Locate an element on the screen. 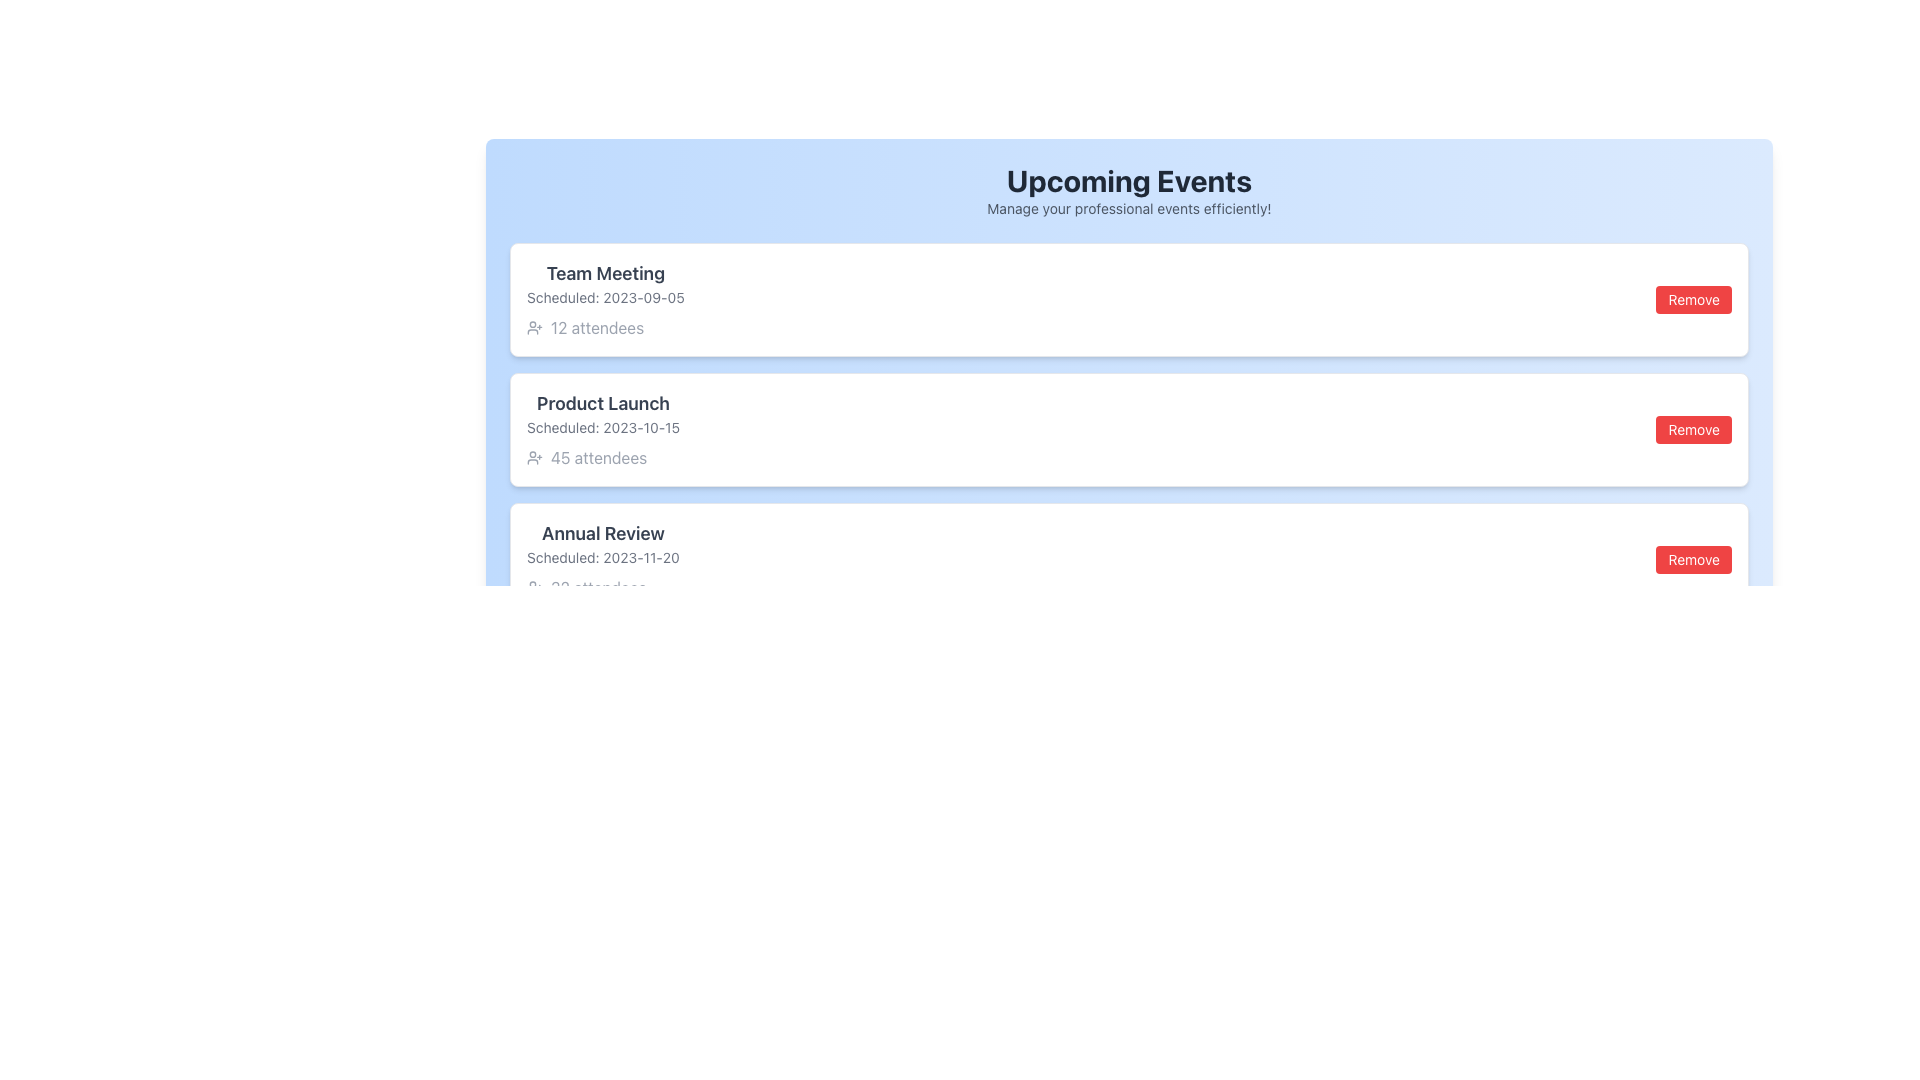 The width and height of the screenshot is (1920, 1080). the text label displaying 'Scheduled: 2023-09-05', which is positioned below the 'Team Meeting' text and above the '12 attendees' label within a white rectangular card is located at coordinates (604, 297).